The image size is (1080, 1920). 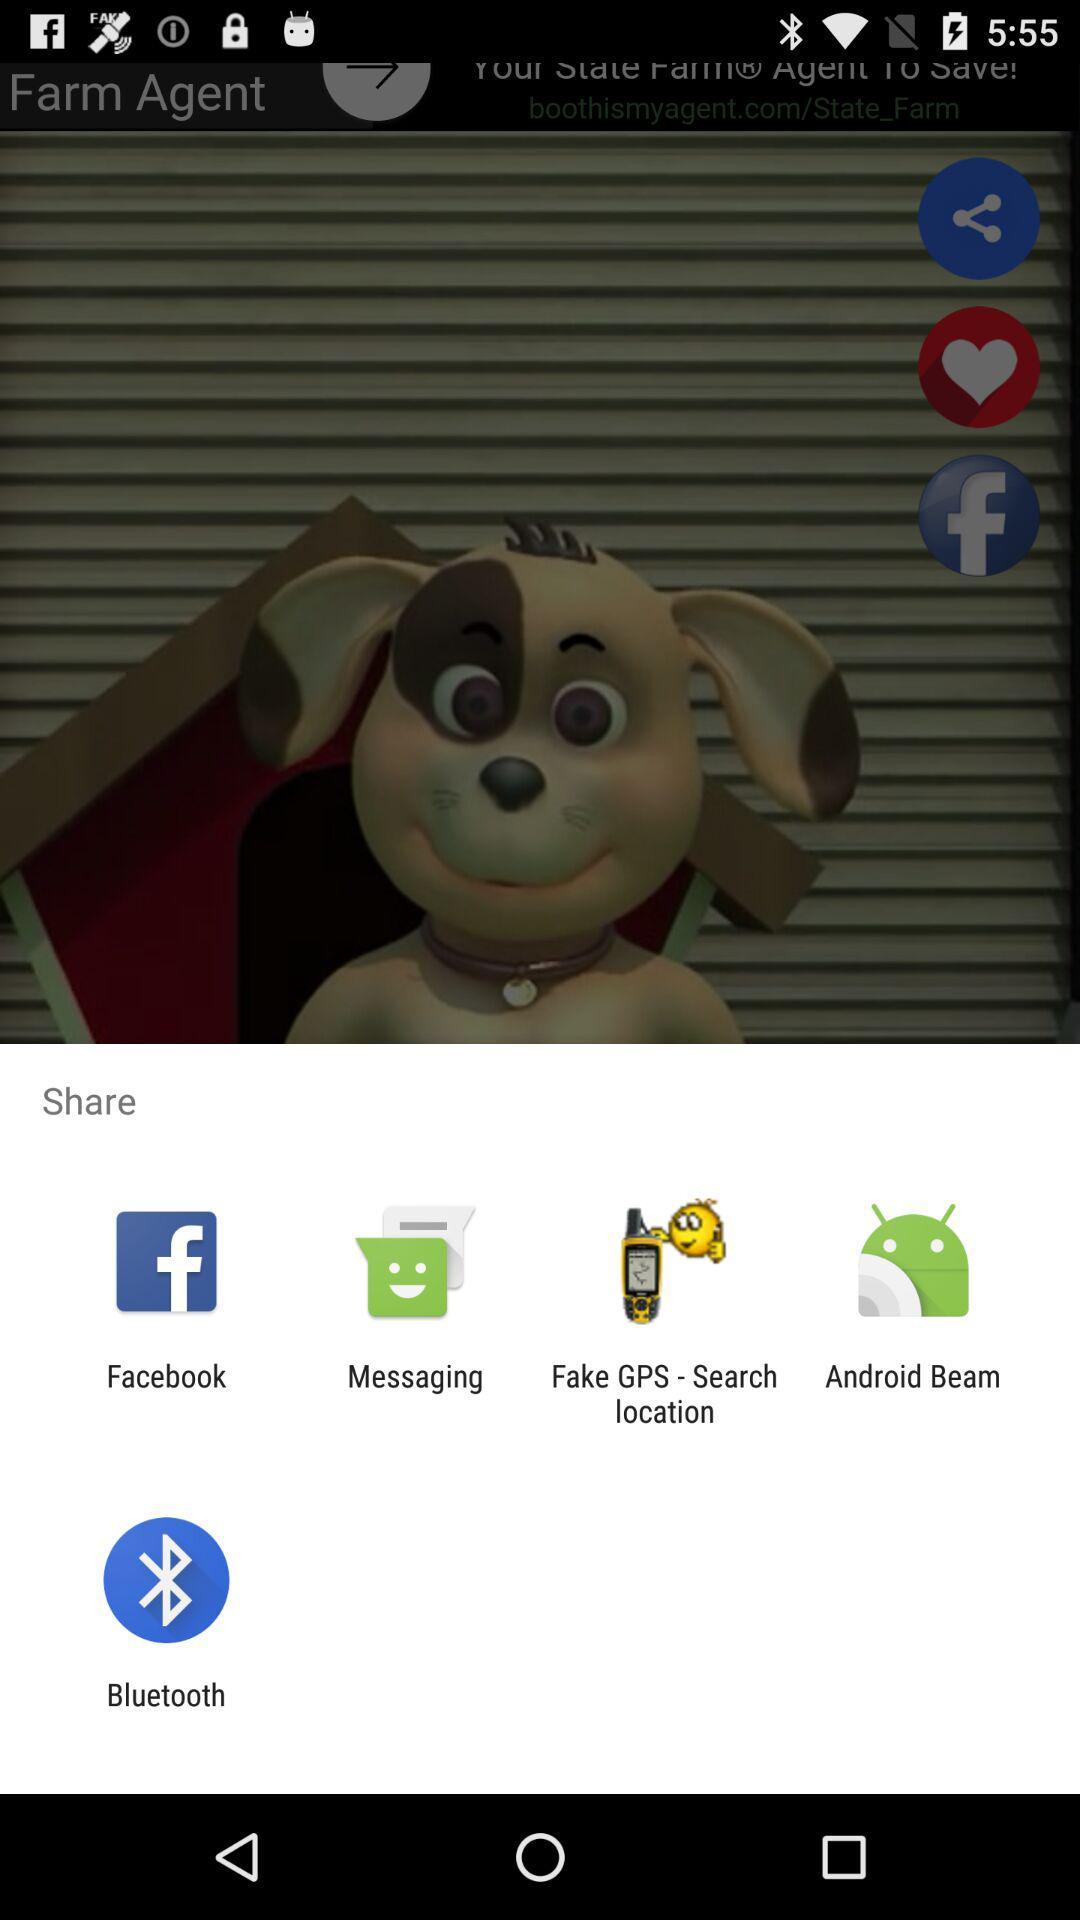 I want to click on icon to the left of the android beam item, so click(x=664, y=1392).